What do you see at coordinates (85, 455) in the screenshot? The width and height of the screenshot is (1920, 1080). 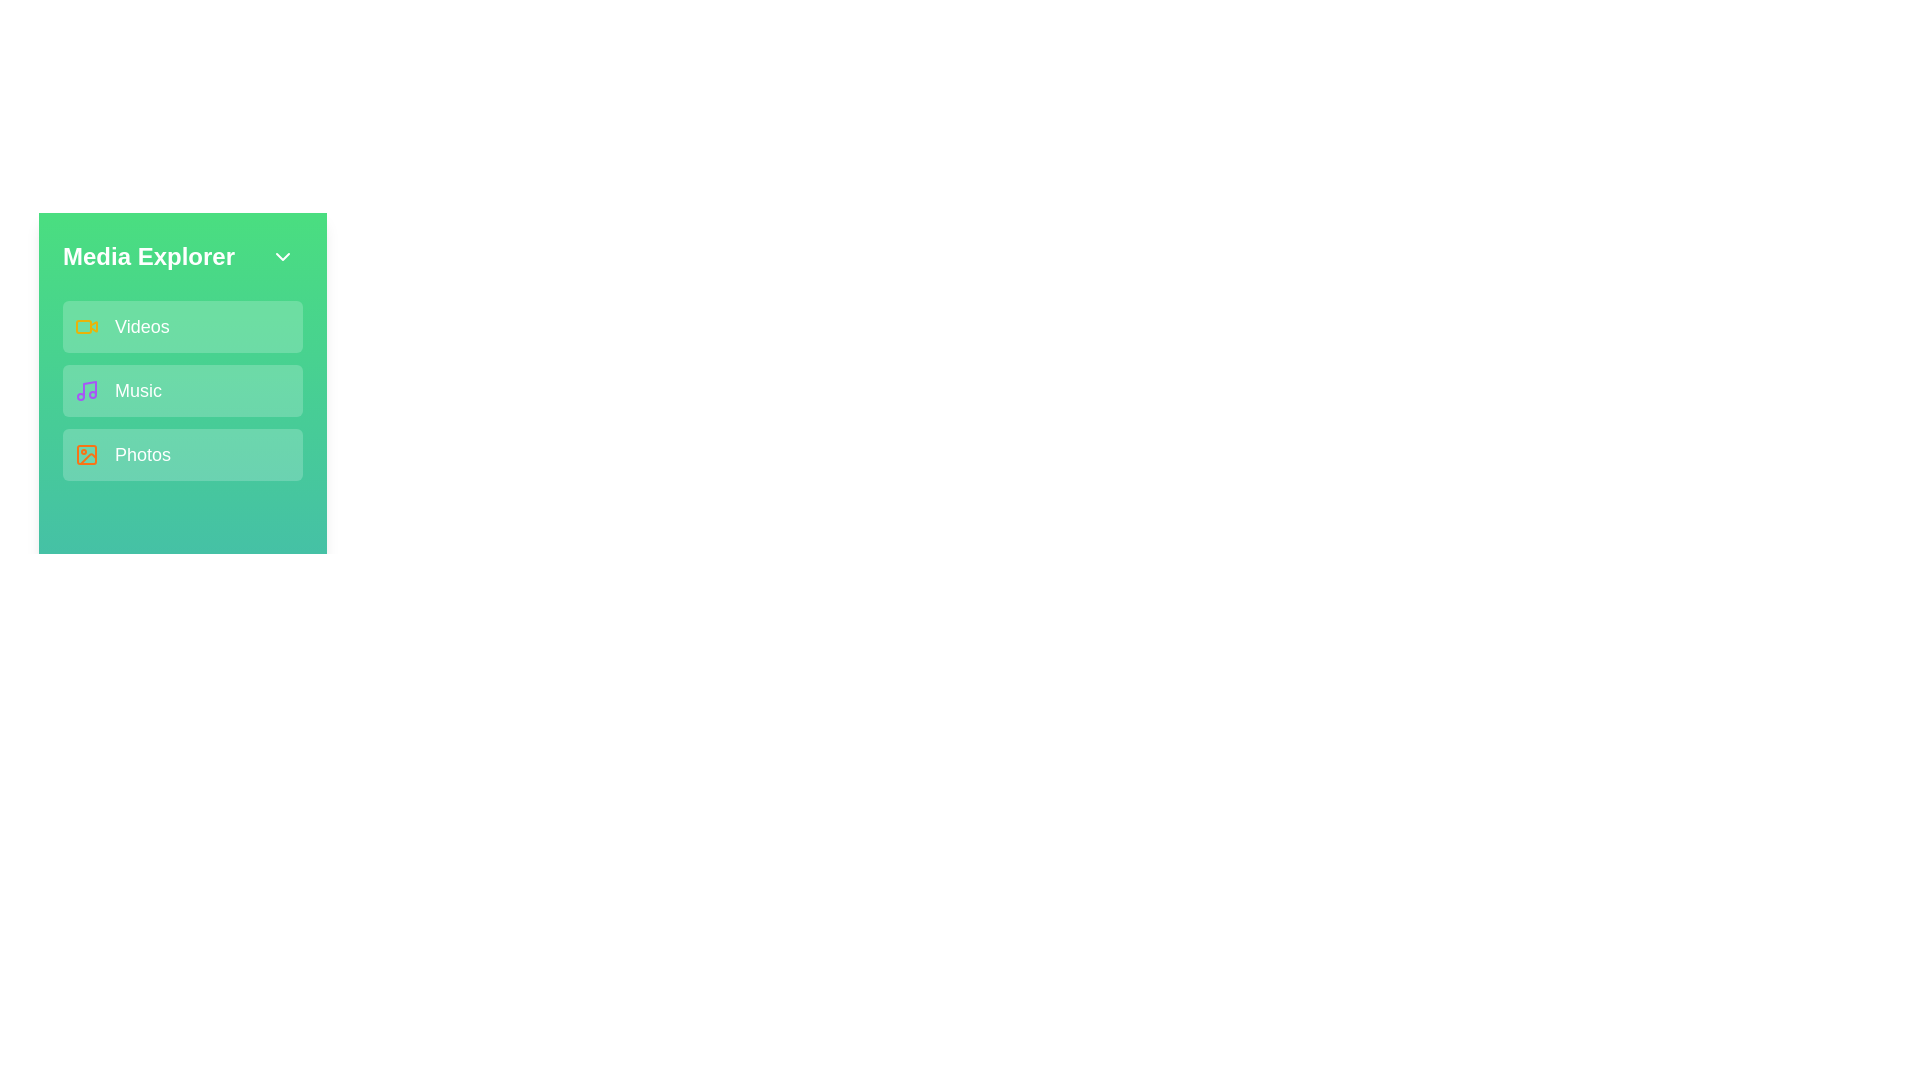 I see `the Photos icon to interact with it` at bounding box center [85, 455].